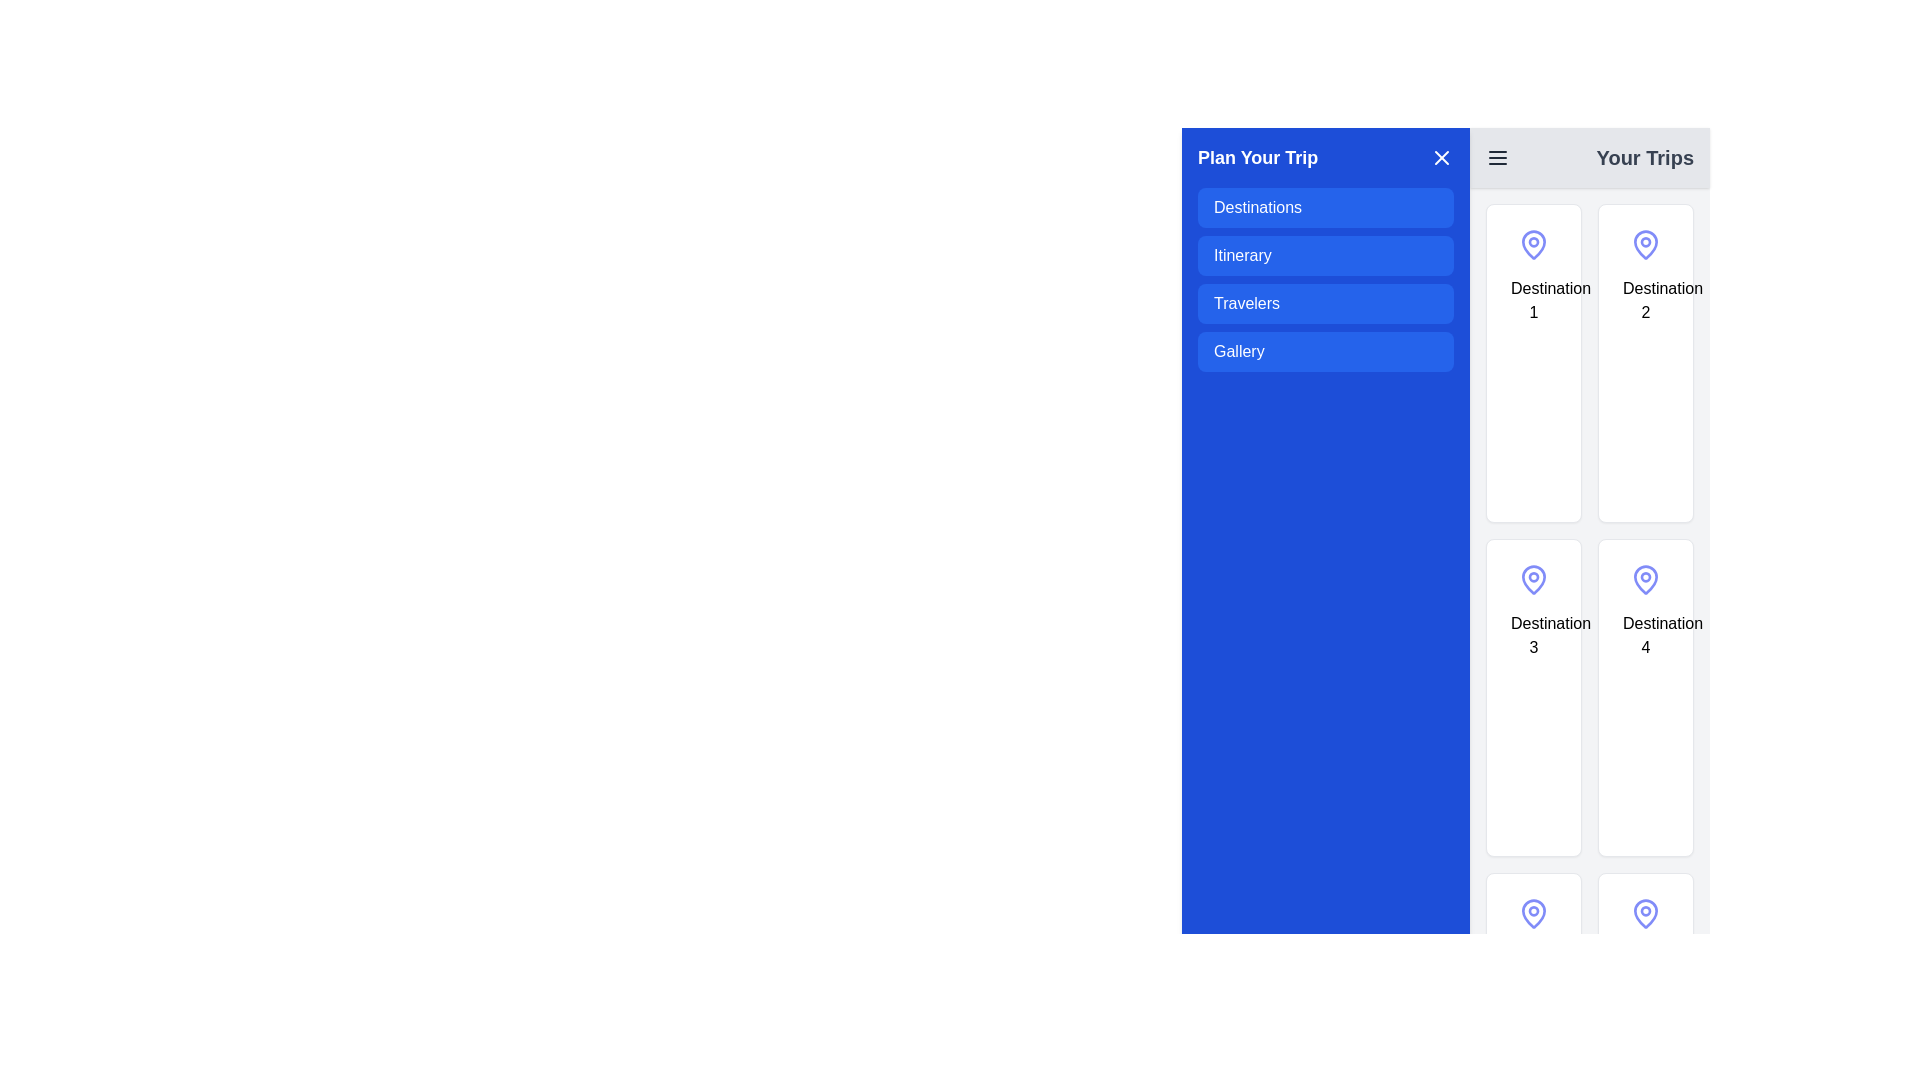 This screenshot has height=1080, width=1920. I want to click on the 'Destinations' button, which is a blue rectangular button with rounded corners located in the top-left of the sidebar, so click(1325, 208).